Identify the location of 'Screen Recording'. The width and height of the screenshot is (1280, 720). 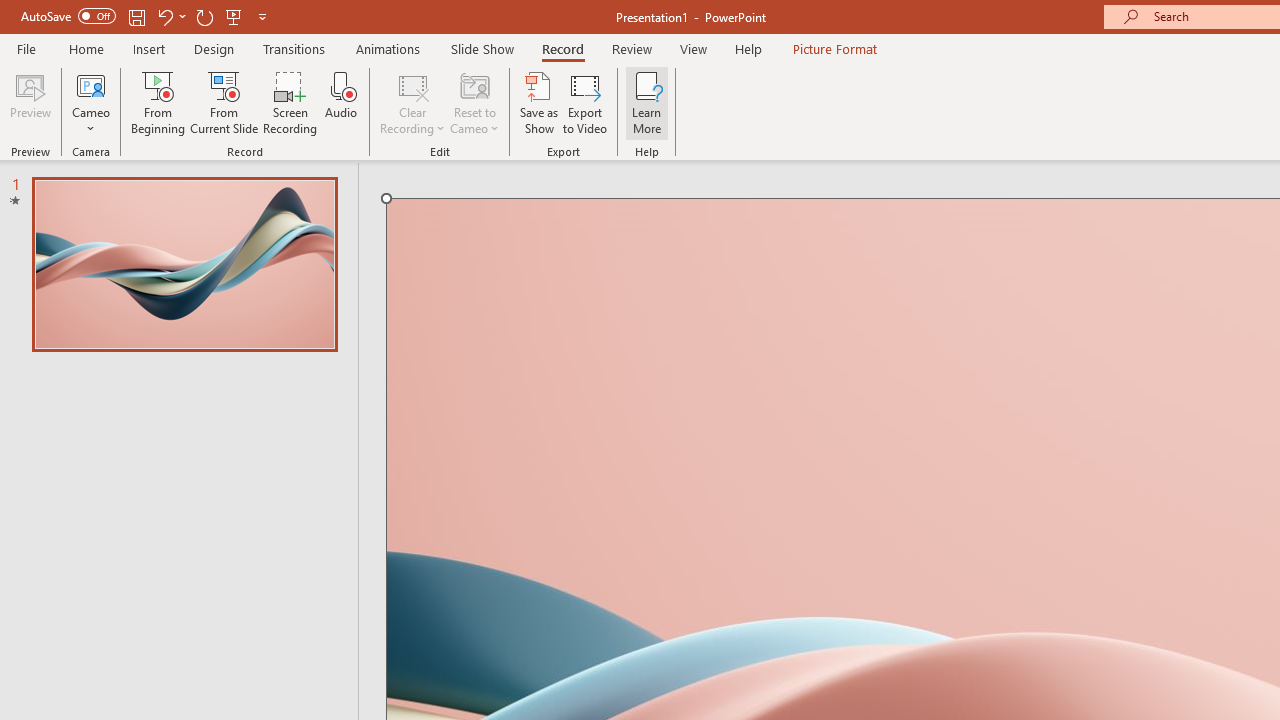
(289, 103).